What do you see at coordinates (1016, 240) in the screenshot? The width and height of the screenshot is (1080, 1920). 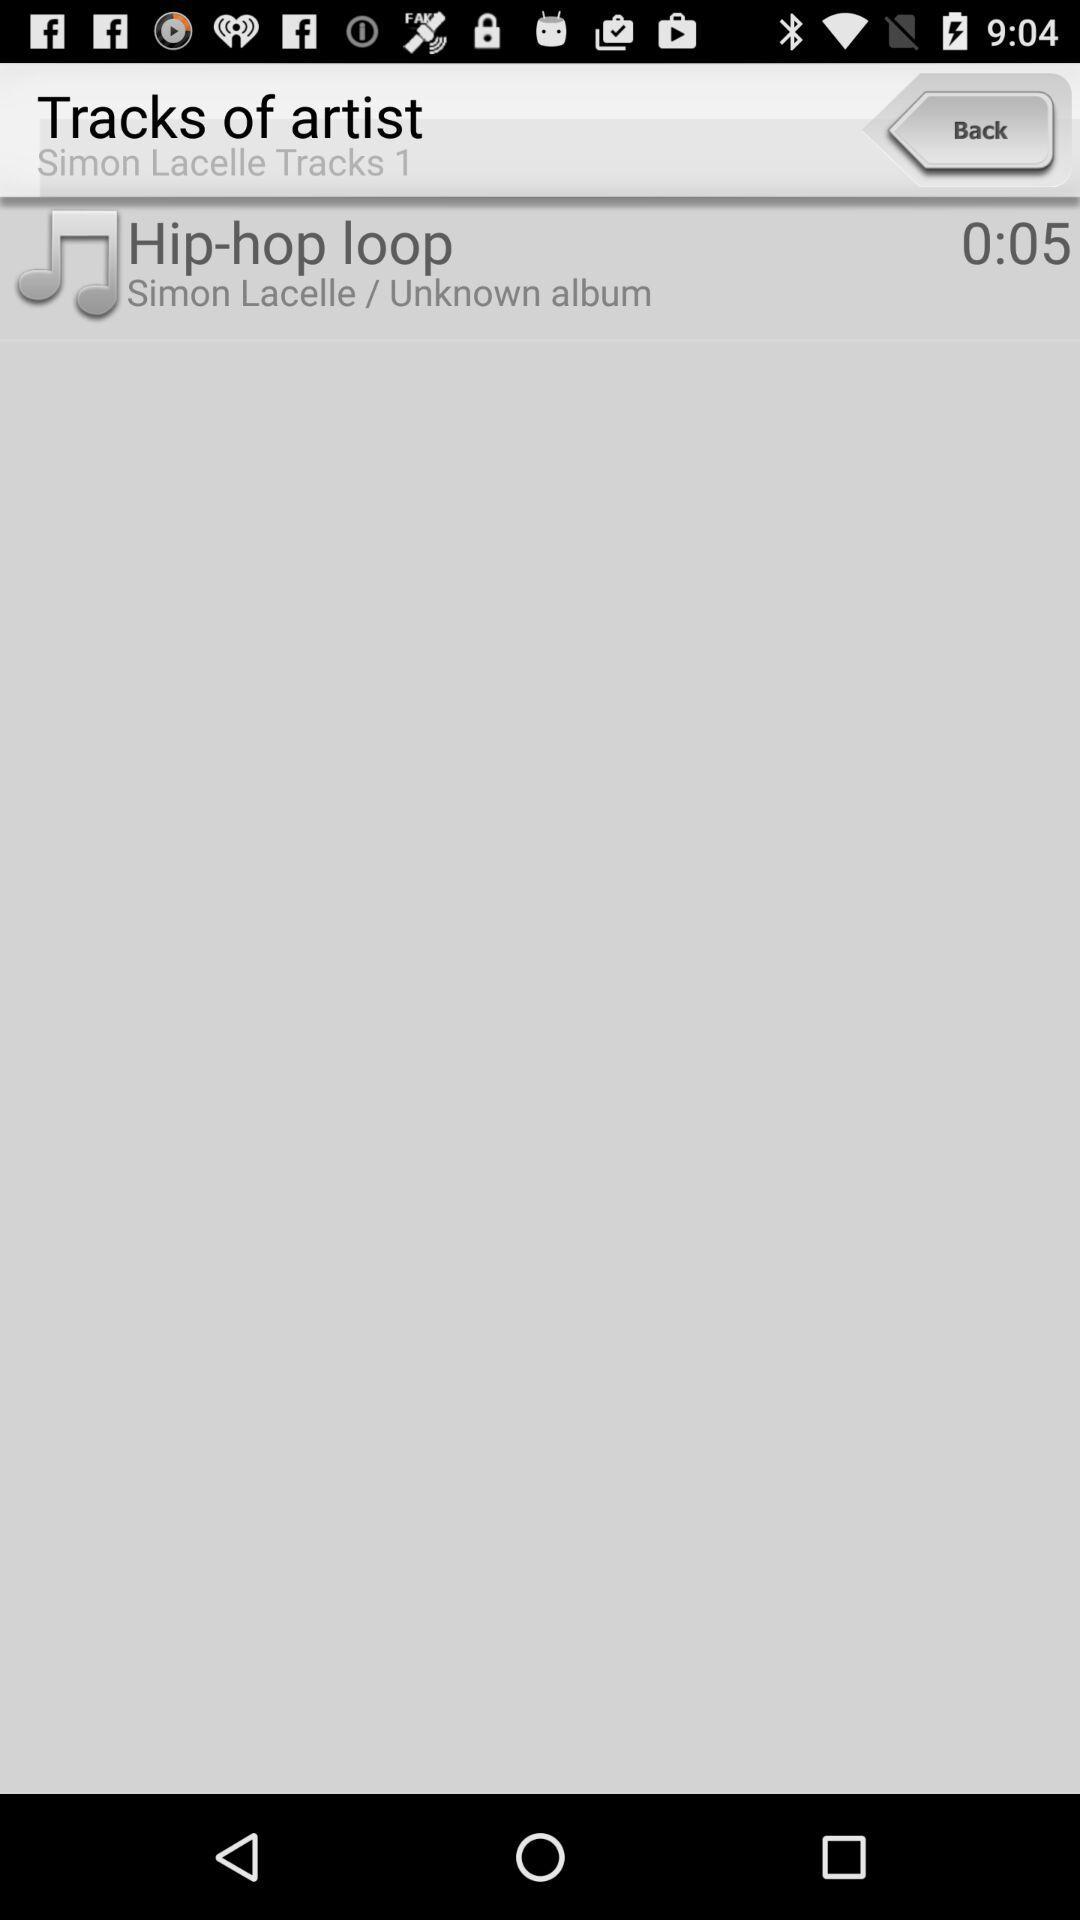 I see `the 0:05 icon` at bounding box center [1016, 240].